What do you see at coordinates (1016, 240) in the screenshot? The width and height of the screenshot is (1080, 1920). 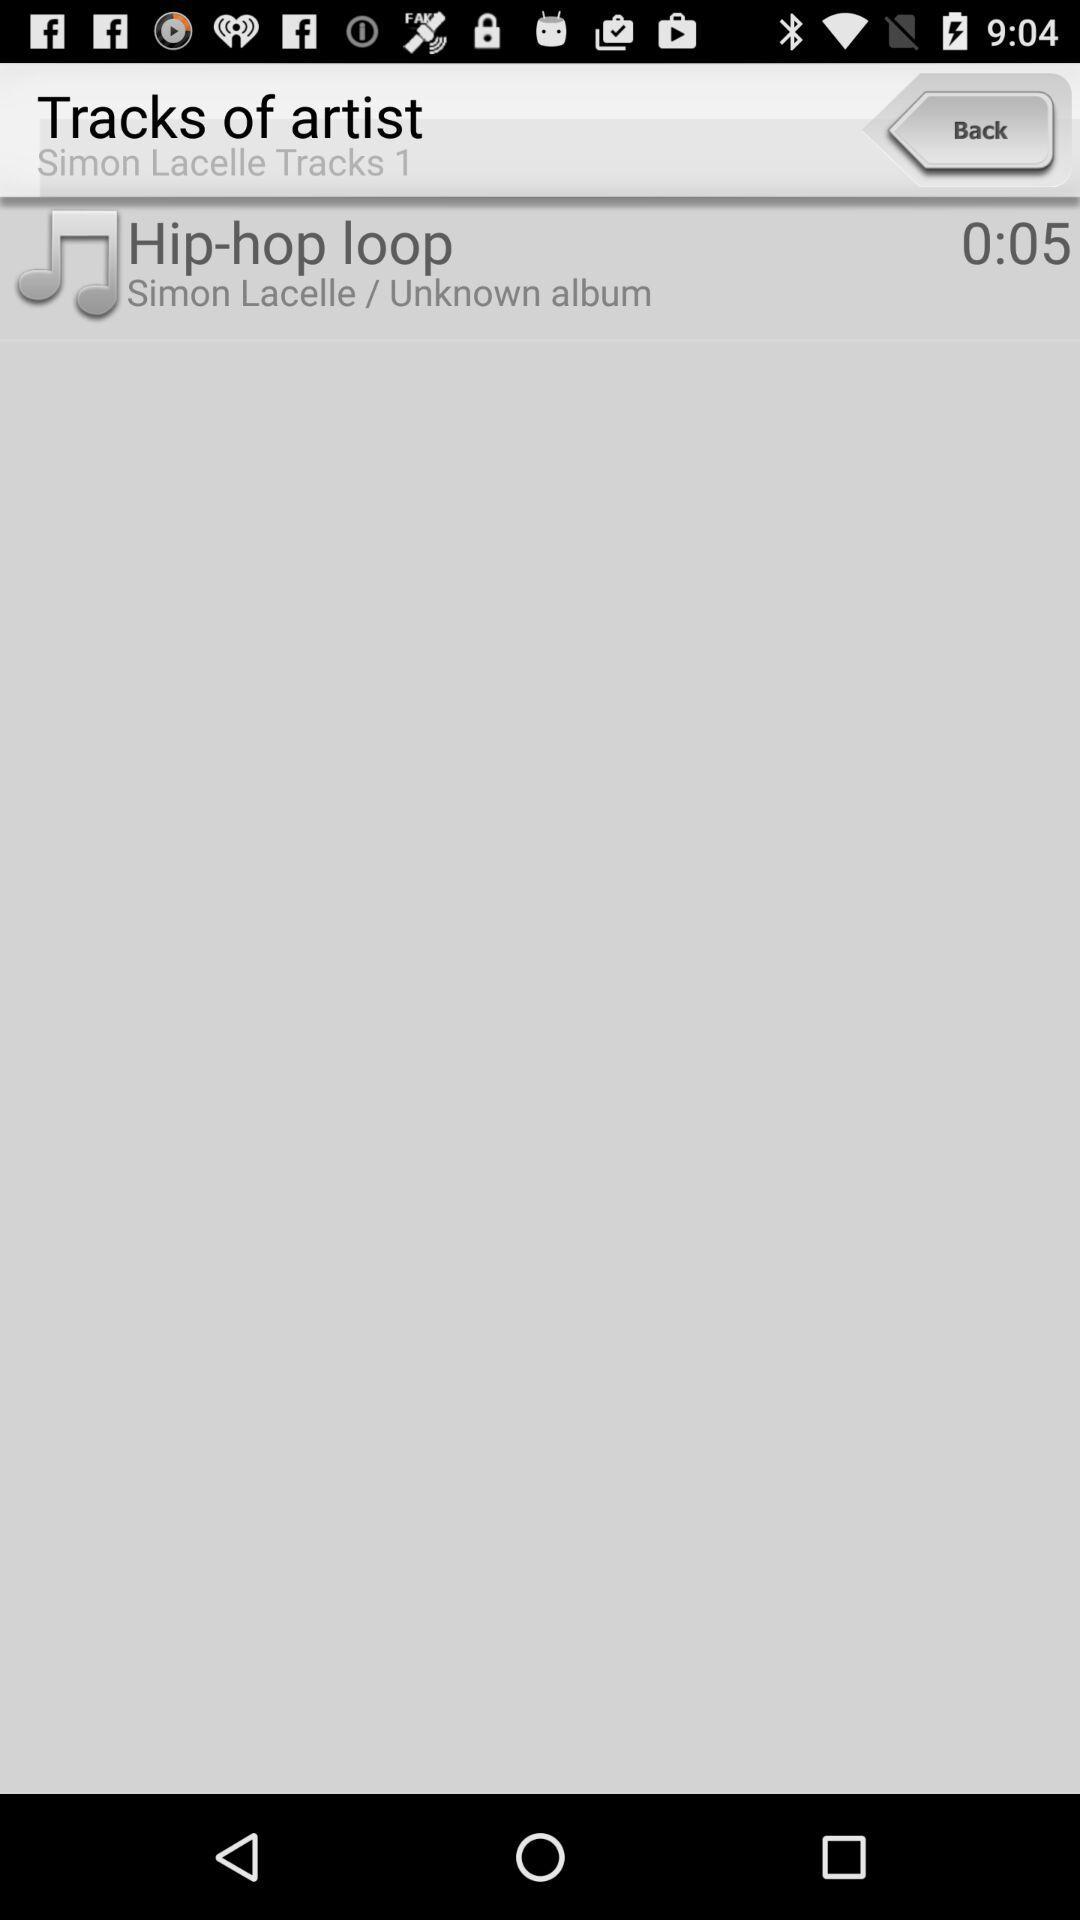 I see `the 0:05 icon` at bounding box center [1016, 240].